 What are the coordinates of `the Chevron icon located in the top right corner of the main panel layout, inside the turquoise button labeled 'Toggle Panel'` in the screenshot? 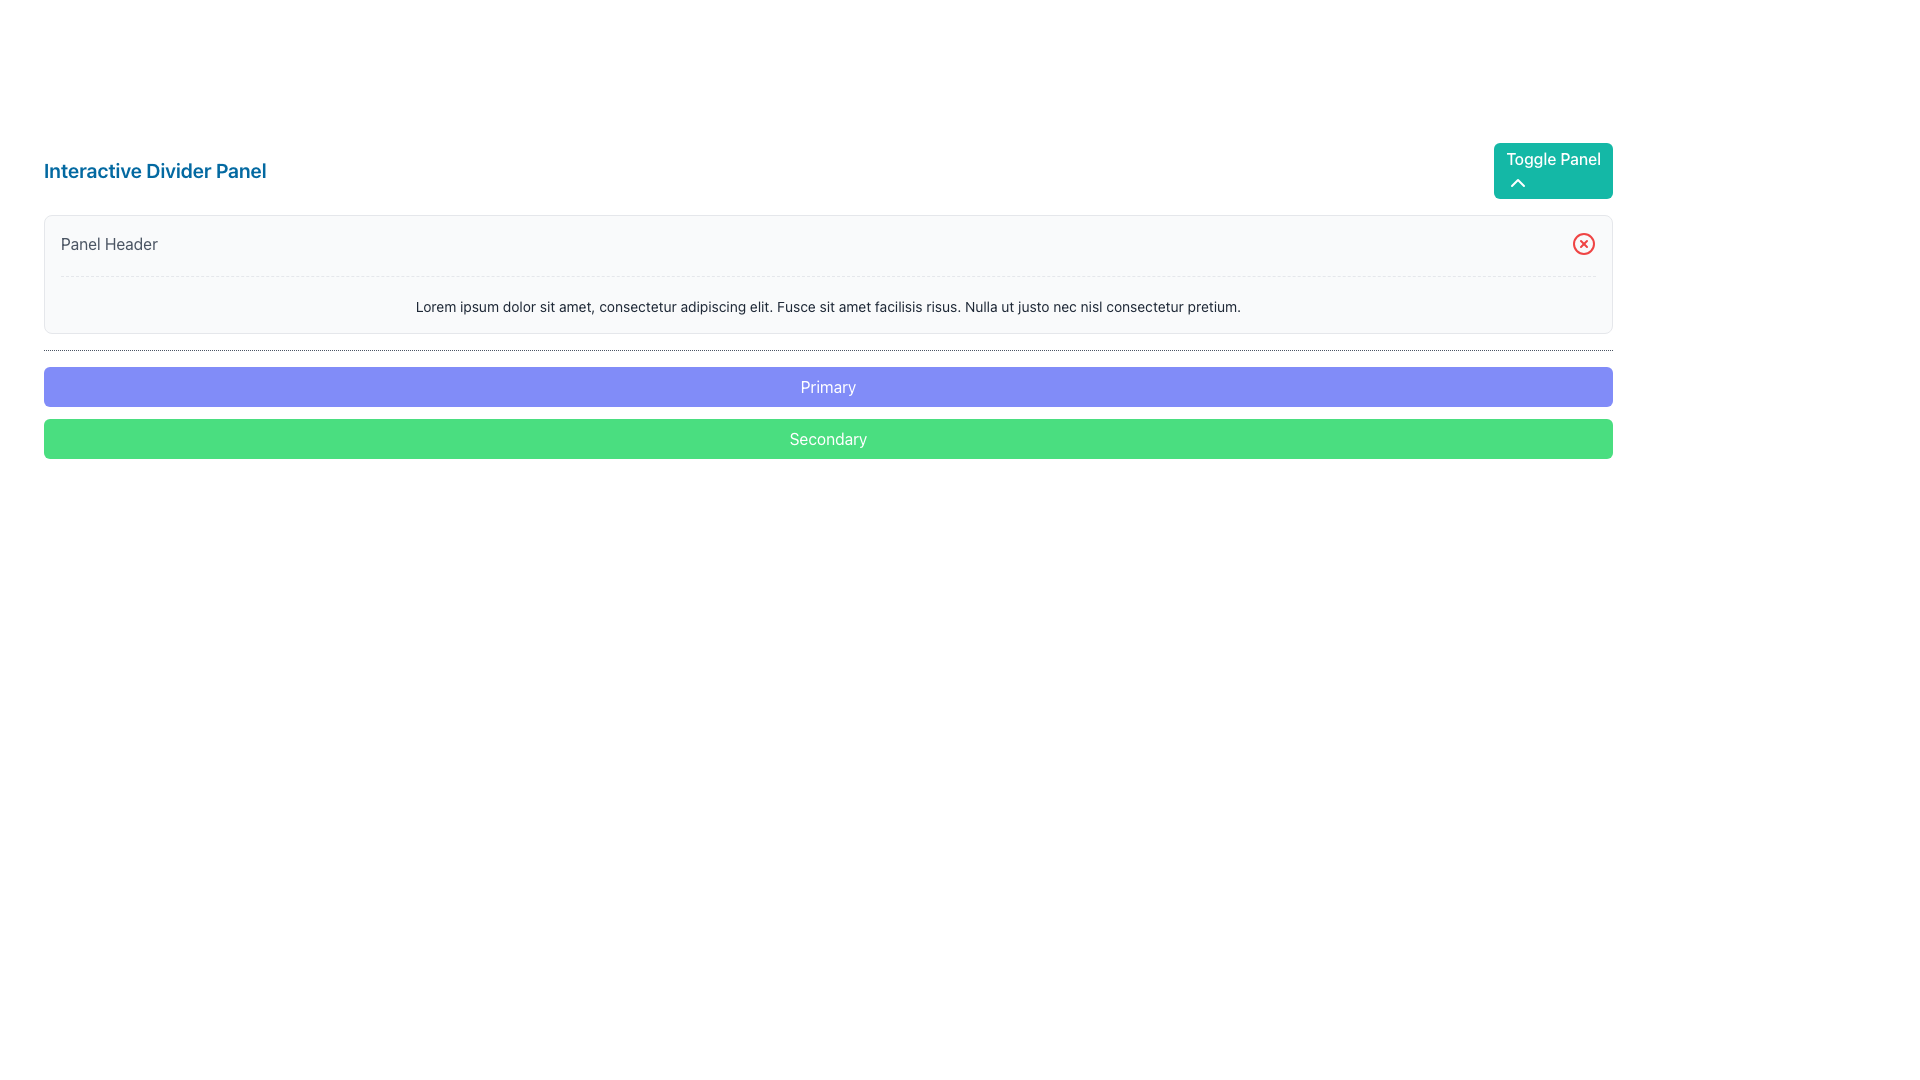 It's located at (1518, 182).